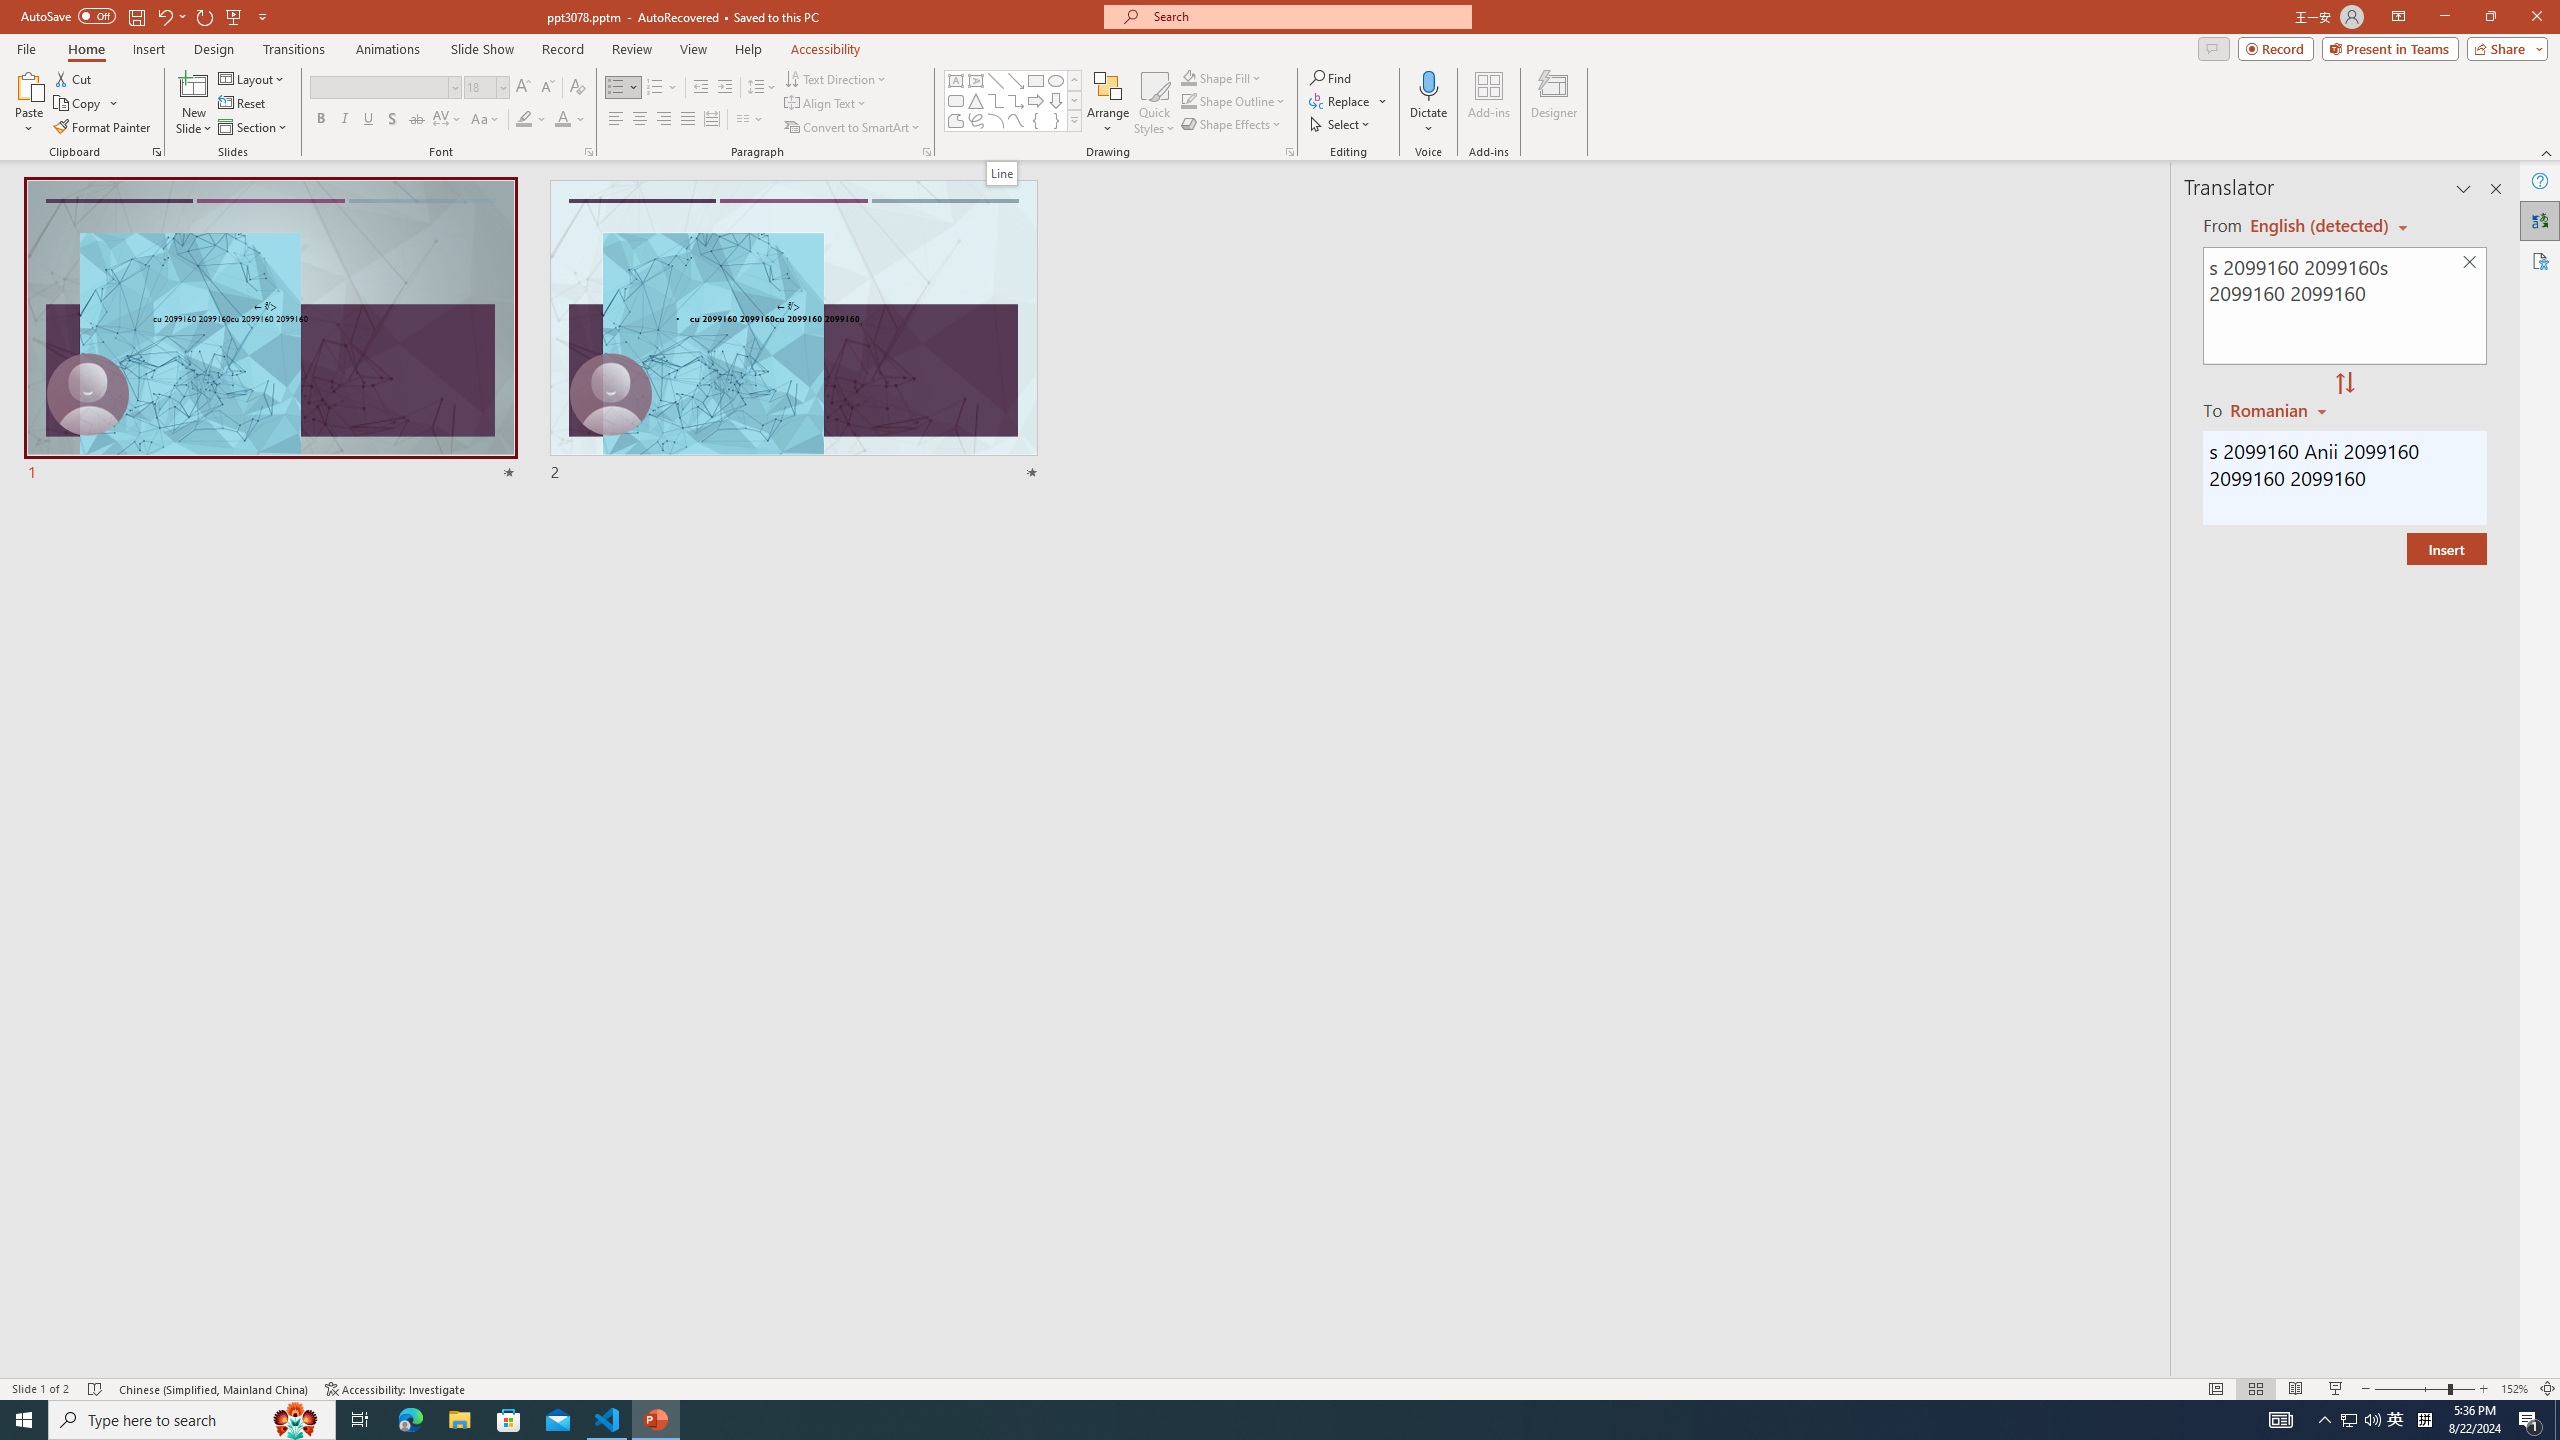 The height and width of the screenshot is (1440, 2560). I want to click on 'Line Spacing', so click(762, 87).